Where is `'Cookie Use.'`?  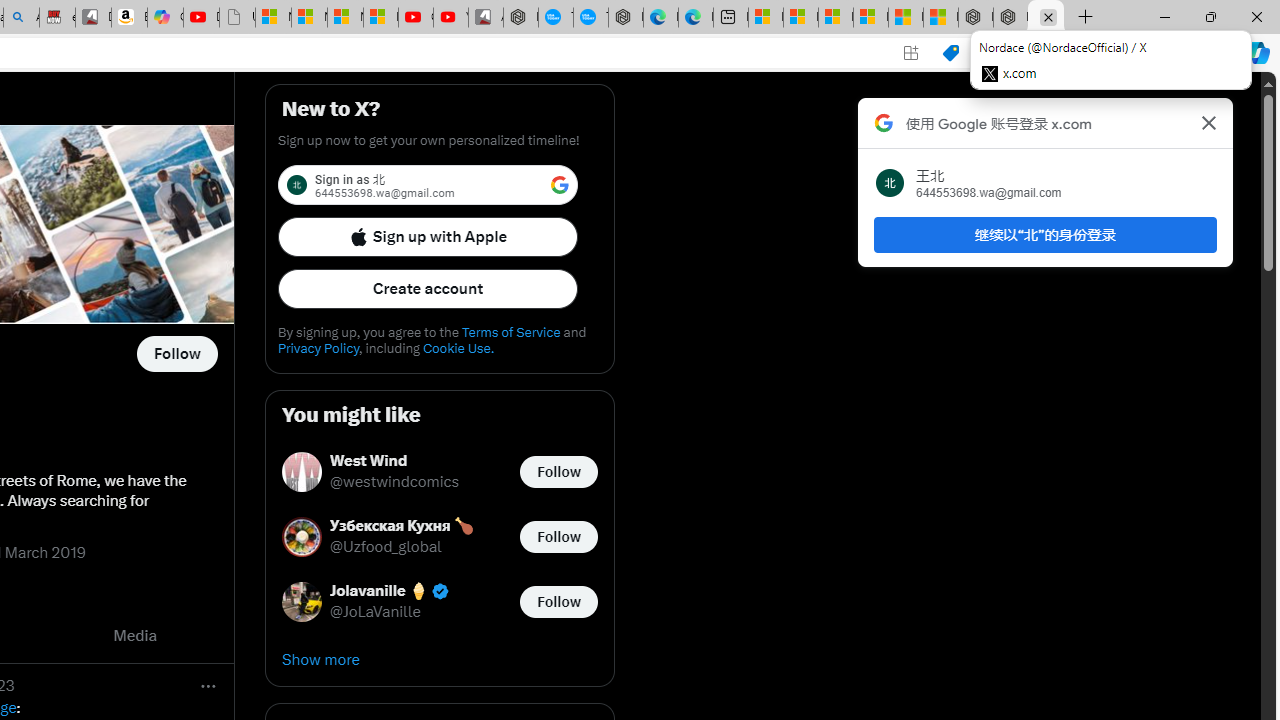 'Cookie Use.' is located at coordinates (457, 347).